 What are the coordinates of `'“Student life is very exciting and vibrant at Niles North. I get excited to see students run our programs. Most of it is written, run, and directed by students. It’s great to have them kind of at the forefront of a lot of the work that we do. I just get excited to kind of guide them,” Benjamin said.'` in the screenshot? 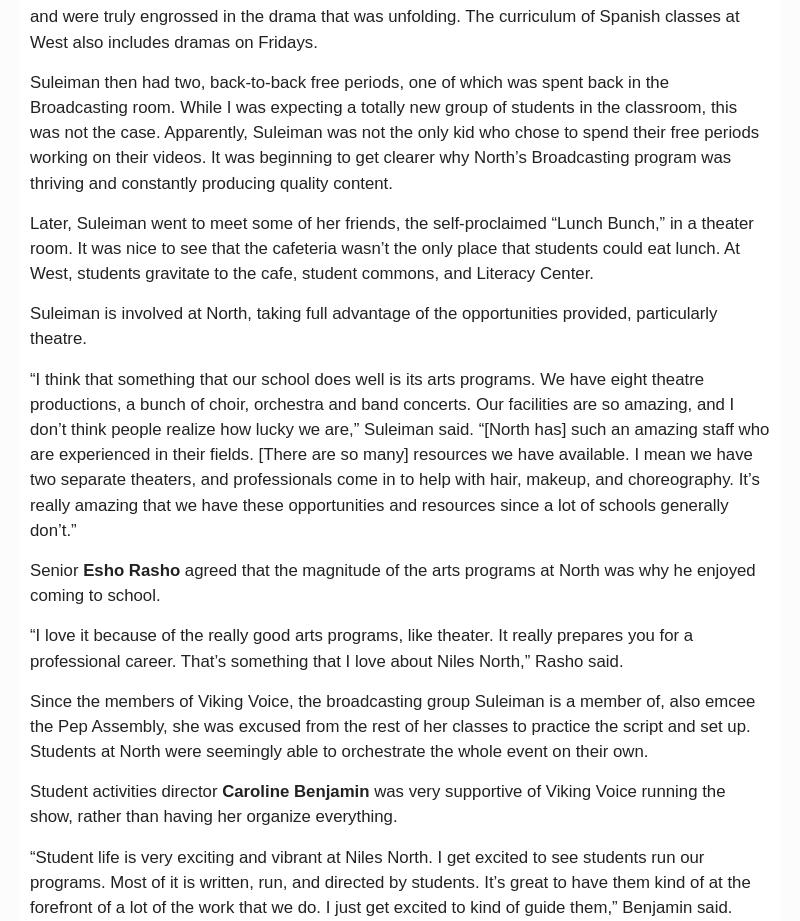 It's located at (389, 881).